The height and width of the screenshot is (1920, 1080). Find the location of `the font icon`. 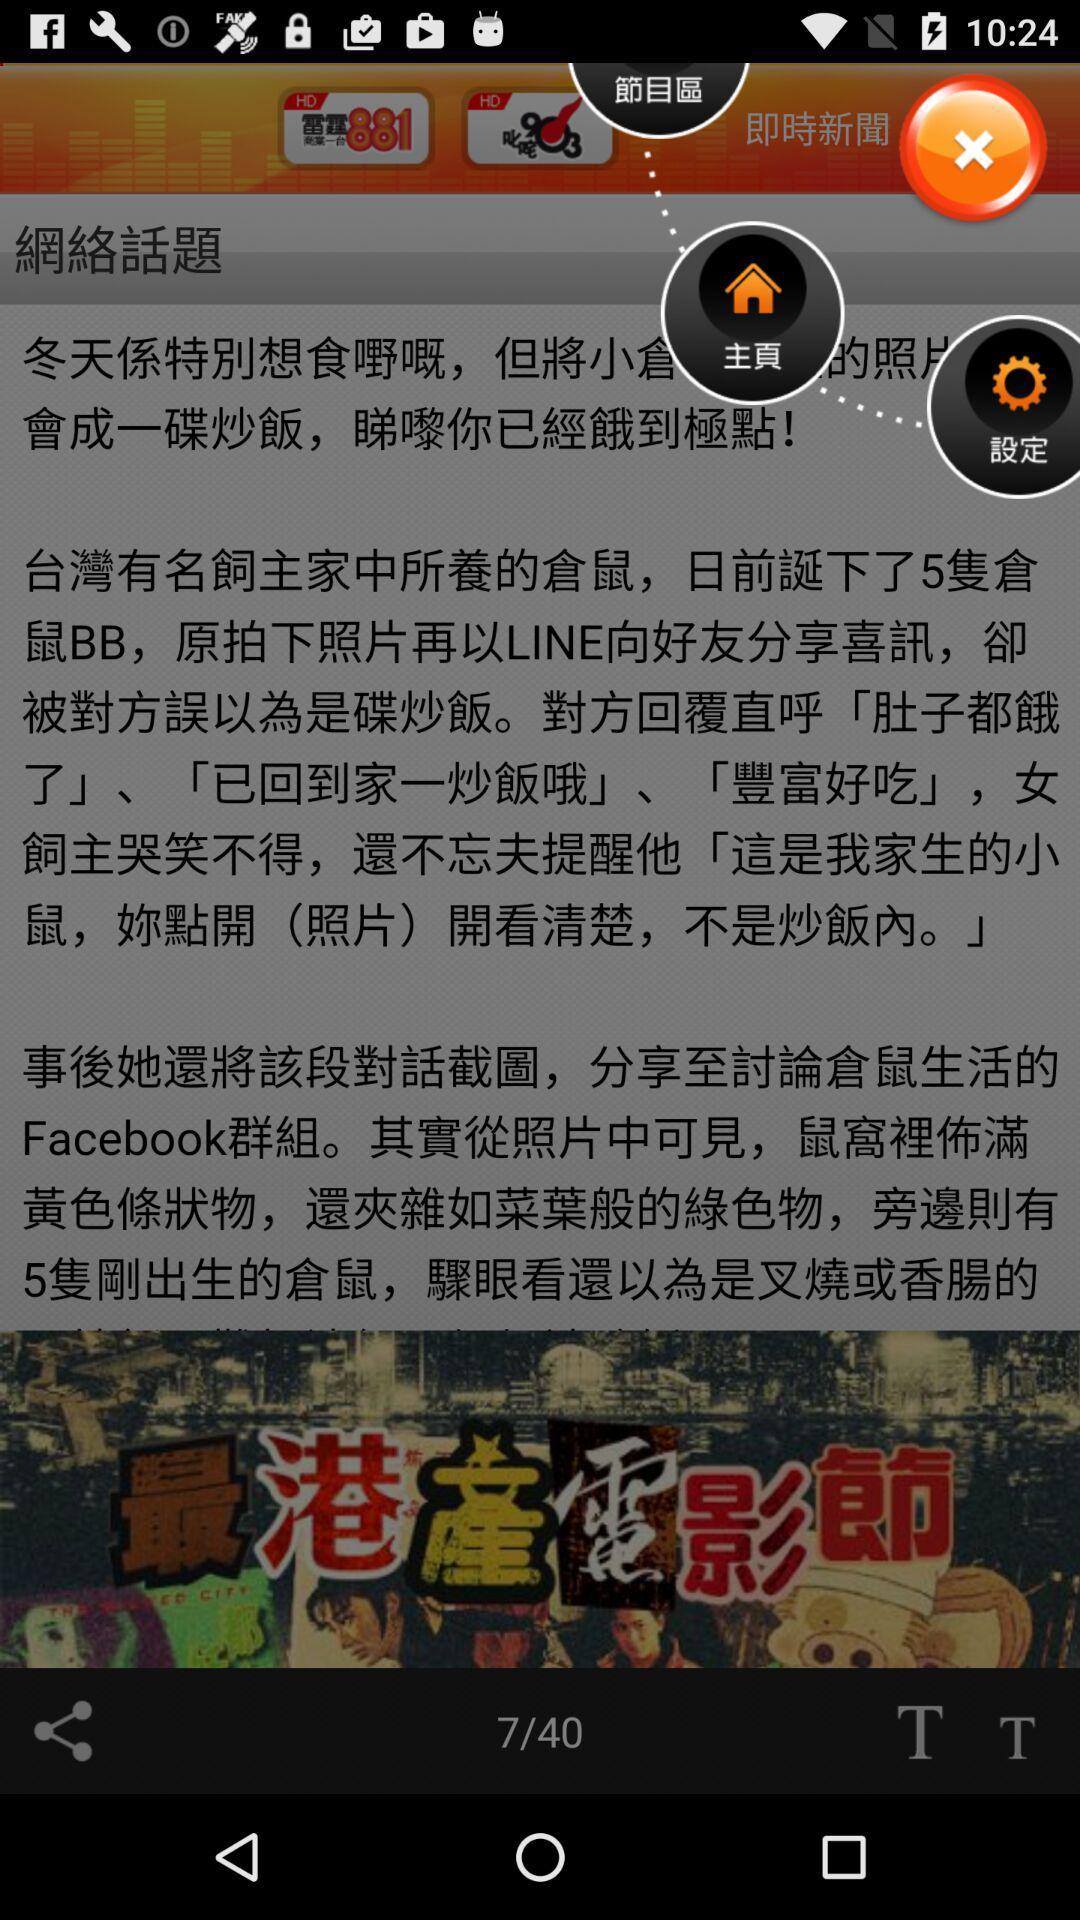

the font icon is located at coordinates (1017, 1851).